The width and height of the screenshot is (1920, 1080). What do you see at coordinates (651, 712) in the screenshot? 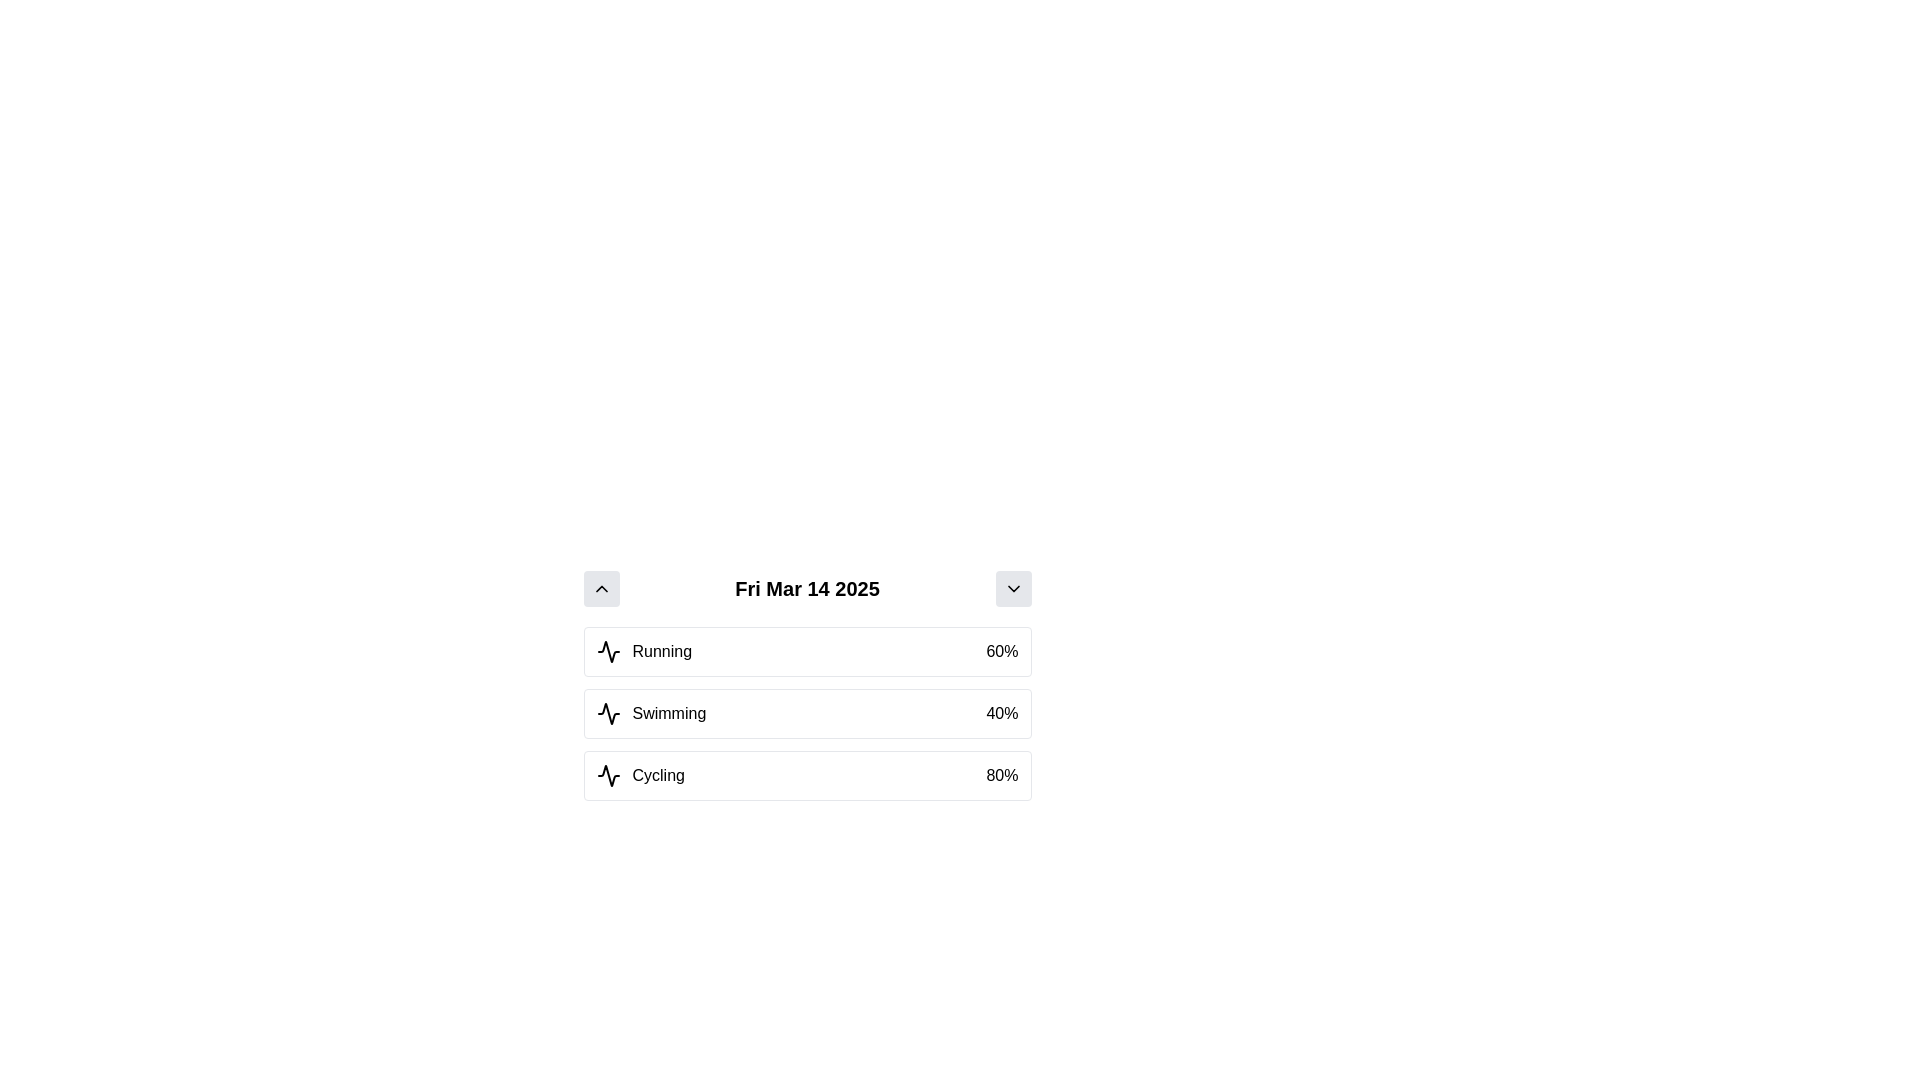
I see `the text label displaying 'Swimming' which is positioned next to a waveform icon and is the second item in a vertical list of activities` at bounding box center [651, 712].